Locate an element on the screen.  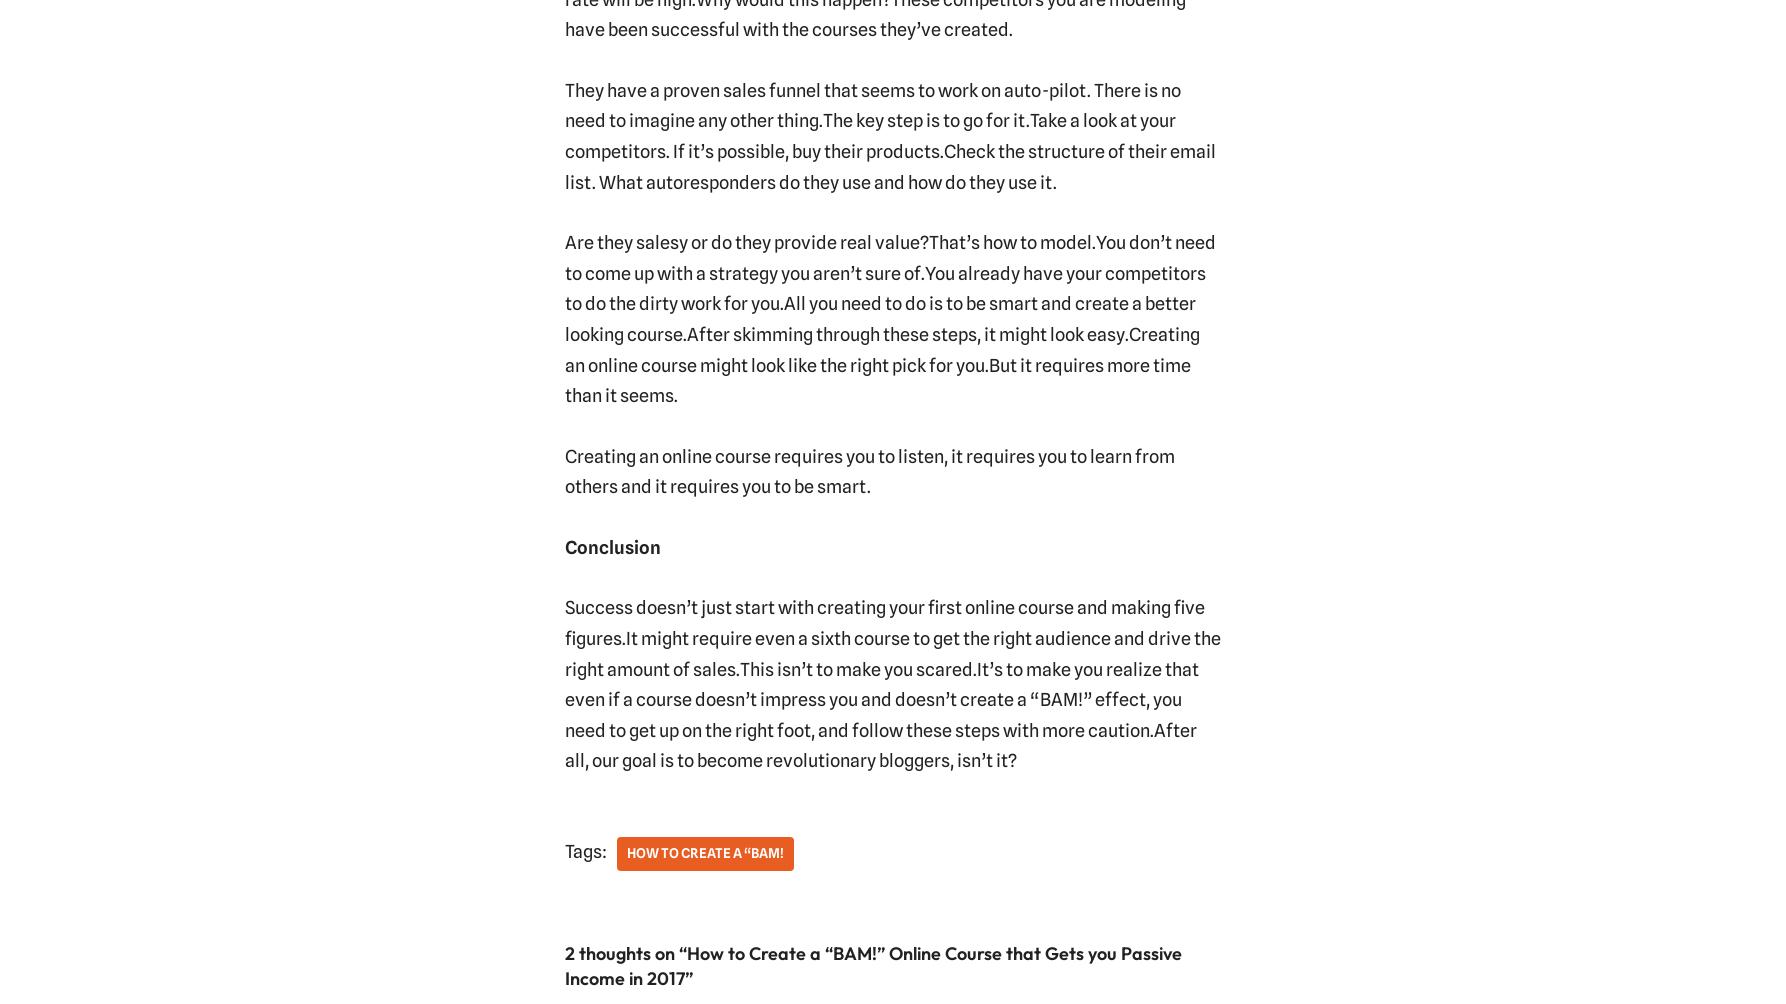
'The key step is to go for it.' is located at coordinates (925, 120).